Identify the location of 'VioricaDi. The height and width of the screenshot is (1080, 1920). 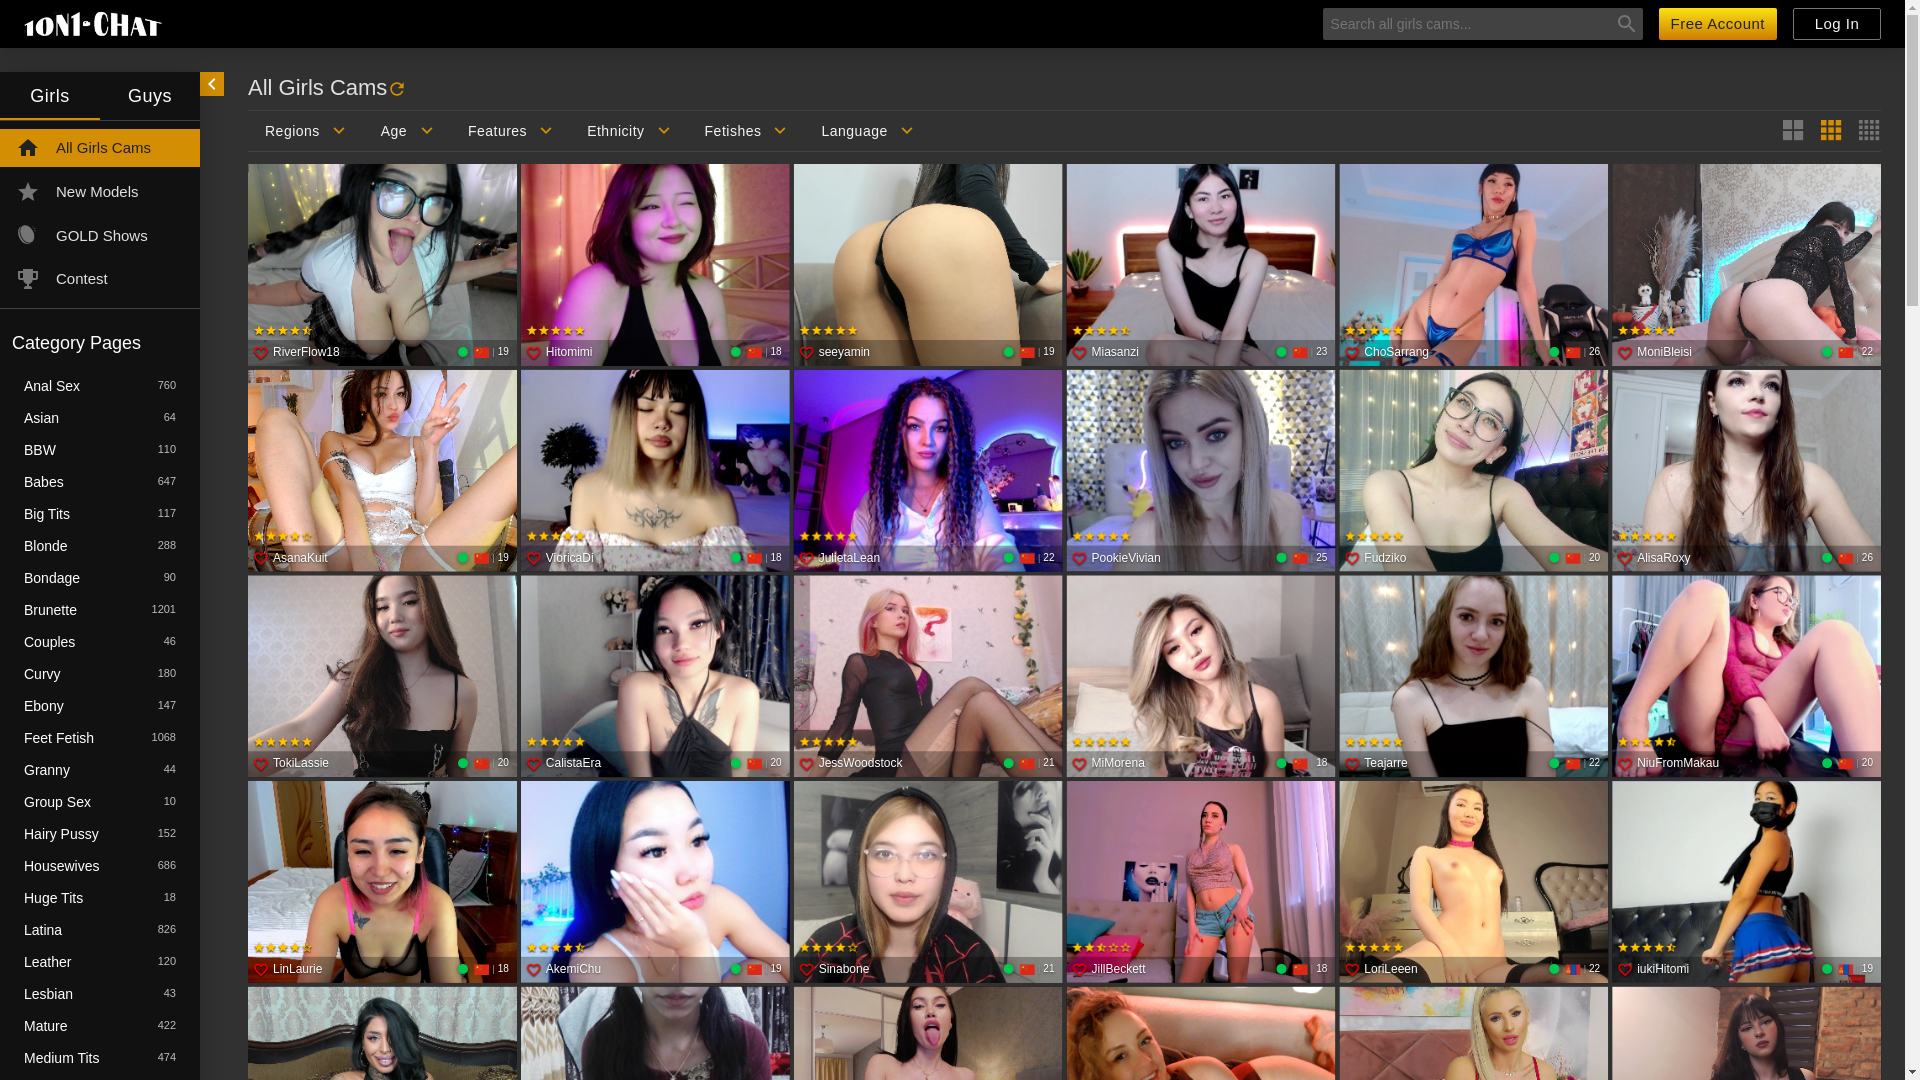
(655, 472).